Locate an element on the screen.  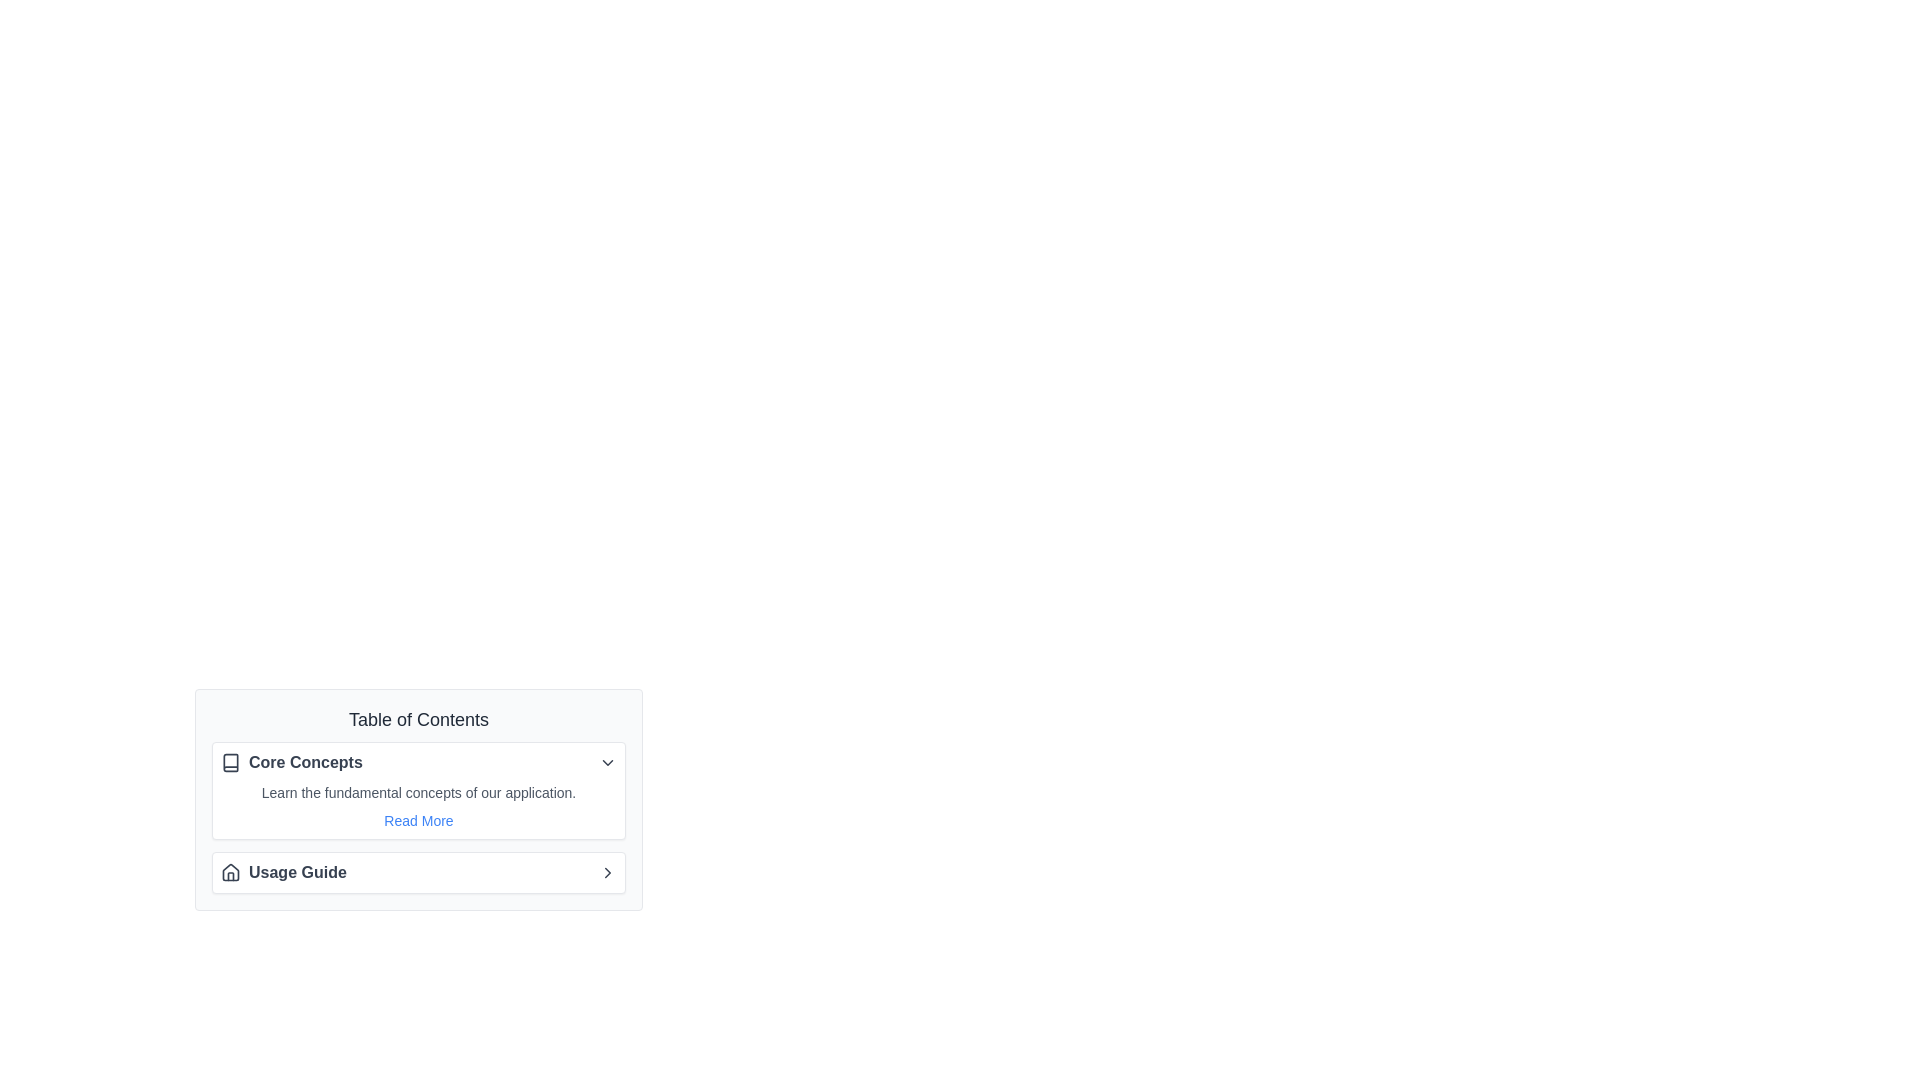
the house-shaped icon located to the left of the 'Usage Guide' text in the 'Table of Contents' section is located at coordinates (230, 871).